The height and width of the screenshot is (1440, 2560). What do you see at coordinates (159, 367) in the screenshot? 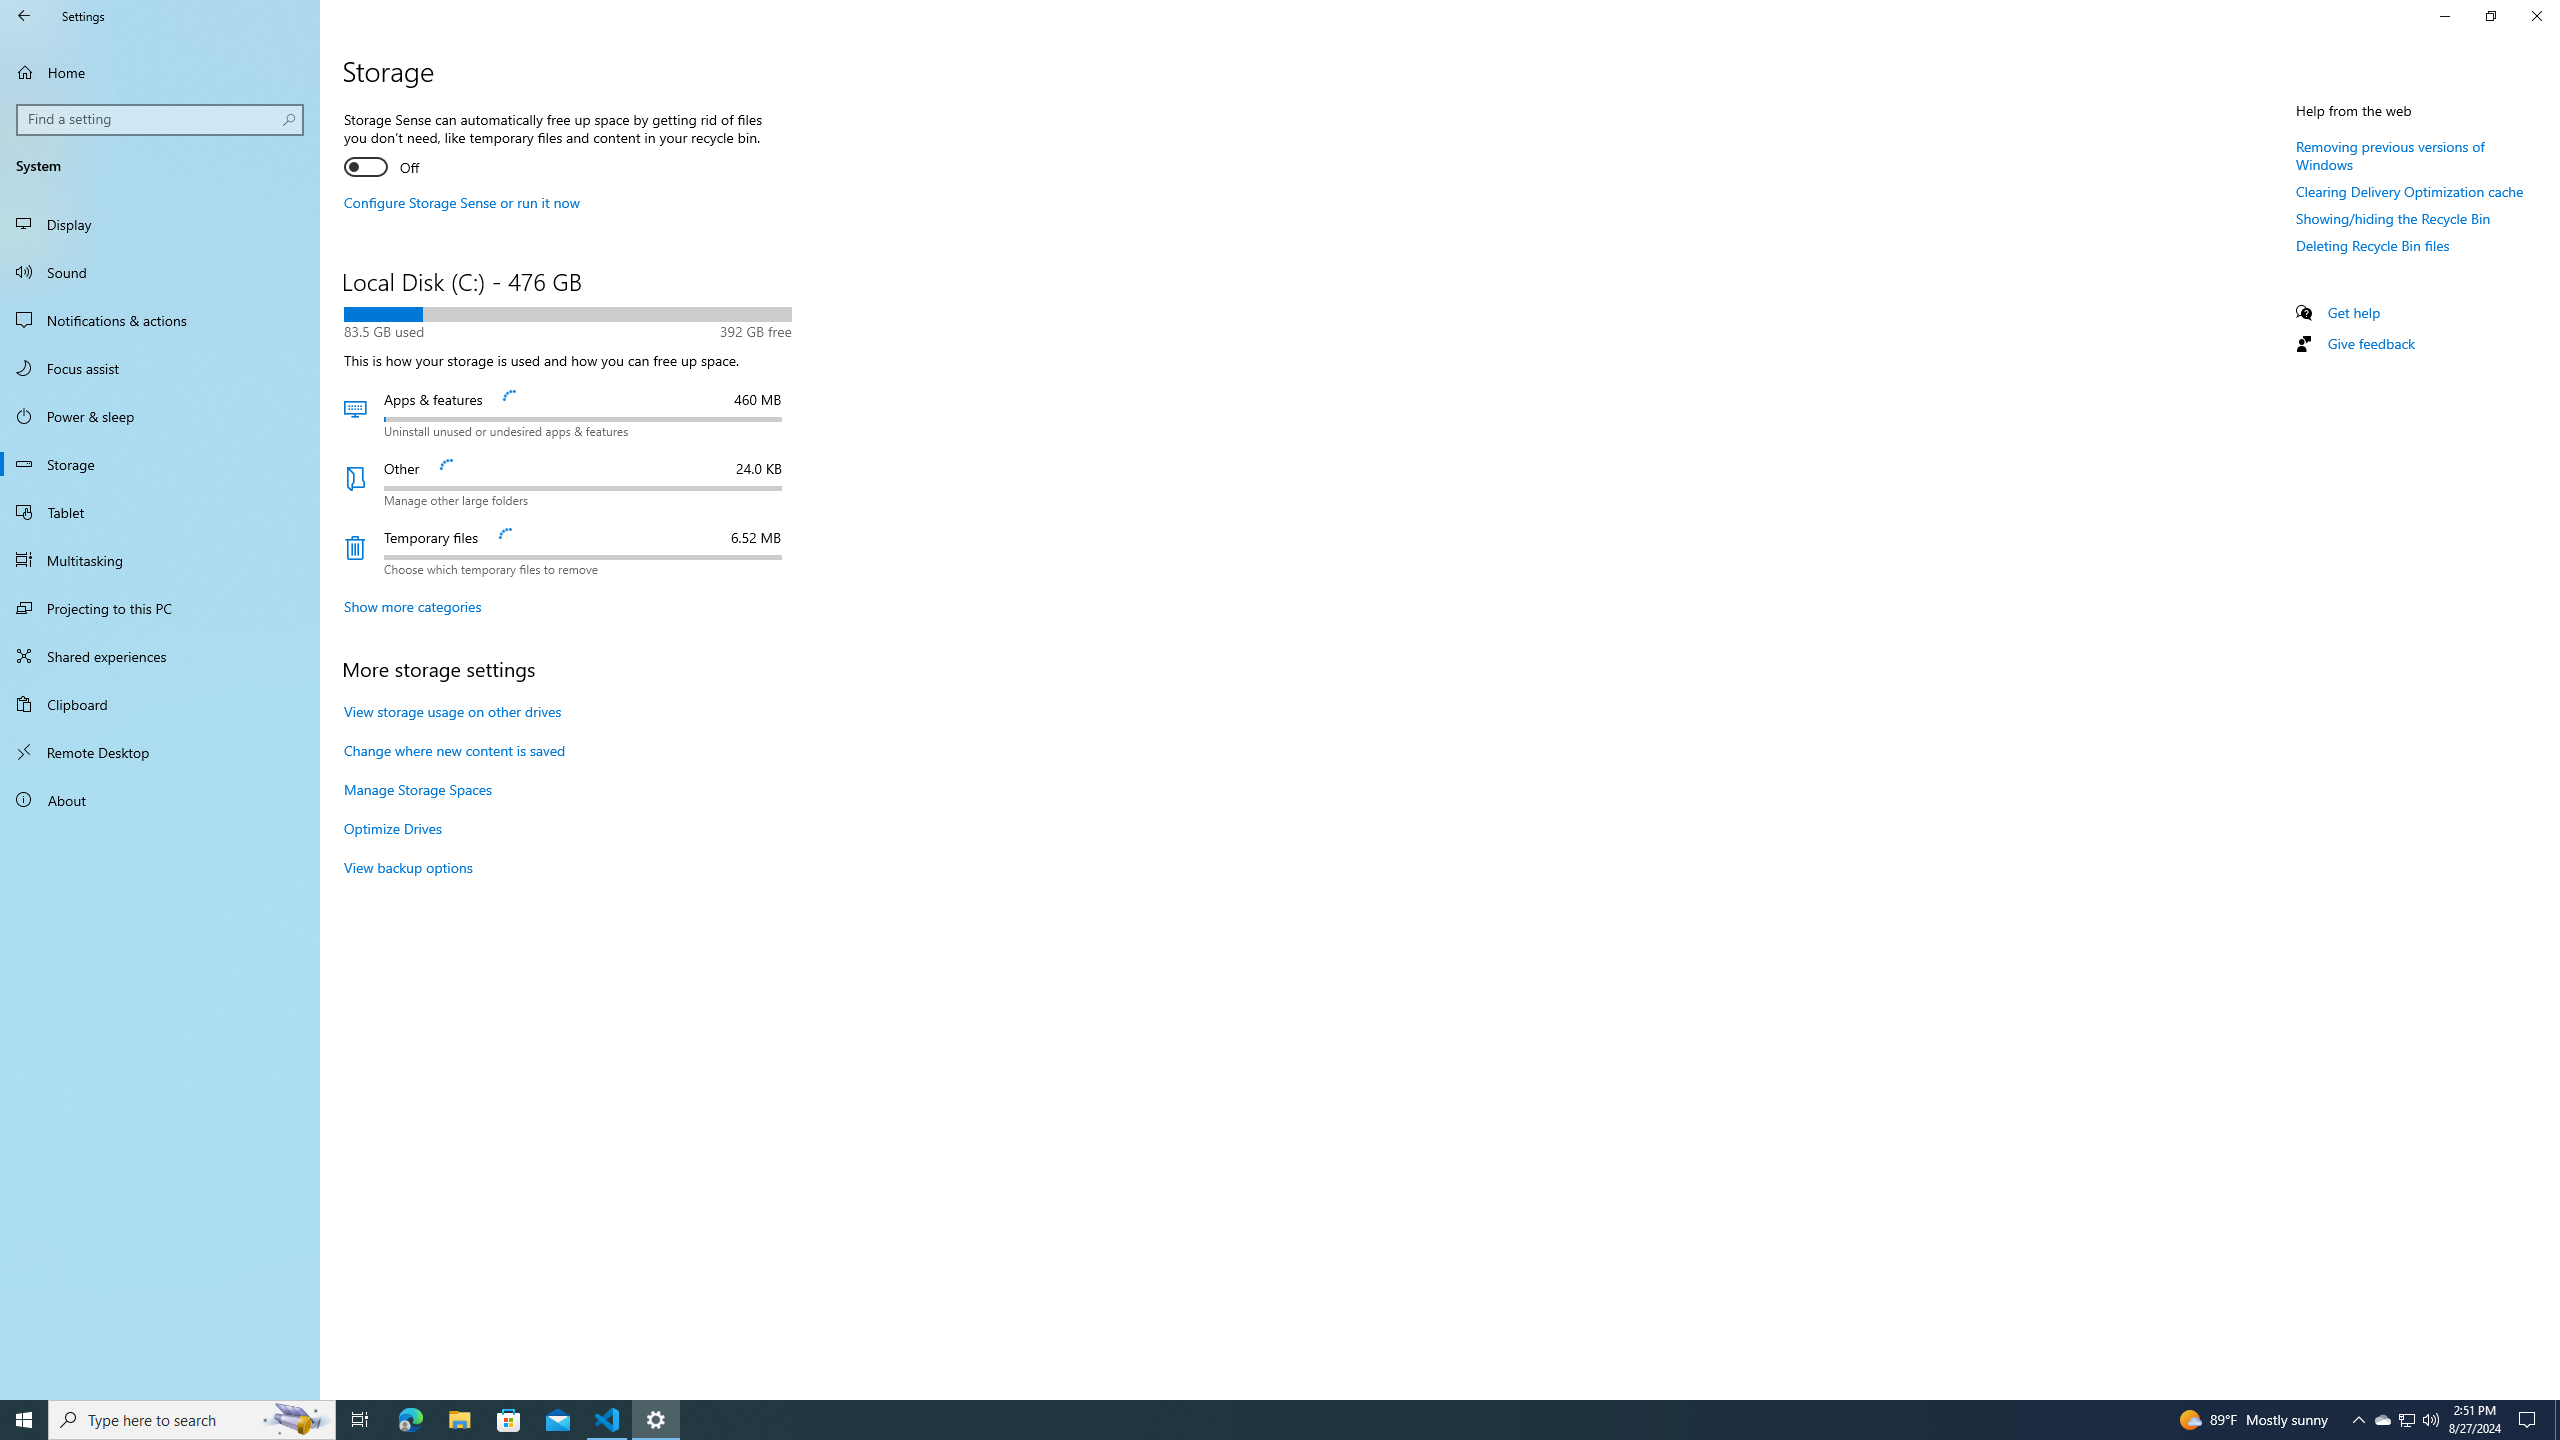
I see `'Focus assist'` at bounding box center [159, 367].